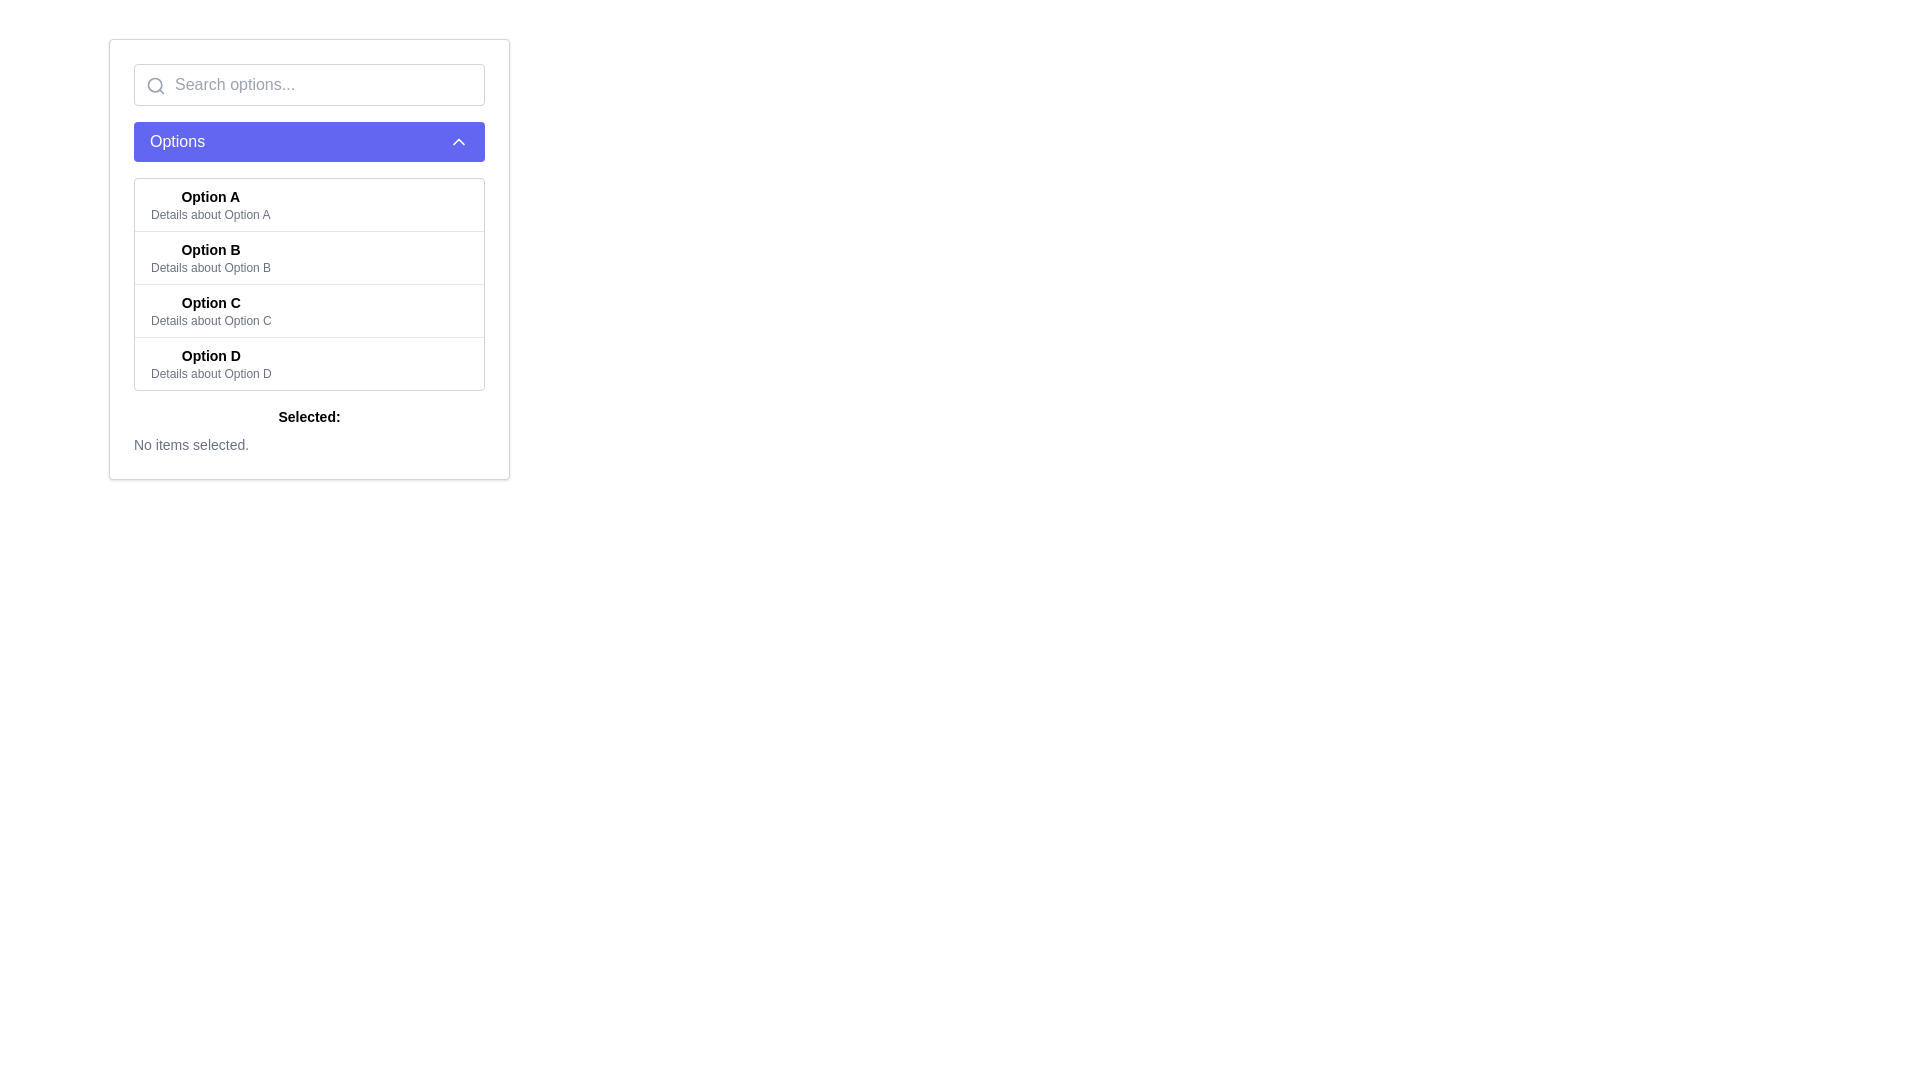 This screenshot has height=1080, width=1920. I want to click on the static text label saying 'Details about Option A' which is styled in gray and appears beneath the 'Option A' label in the options list, so click(210, 215).